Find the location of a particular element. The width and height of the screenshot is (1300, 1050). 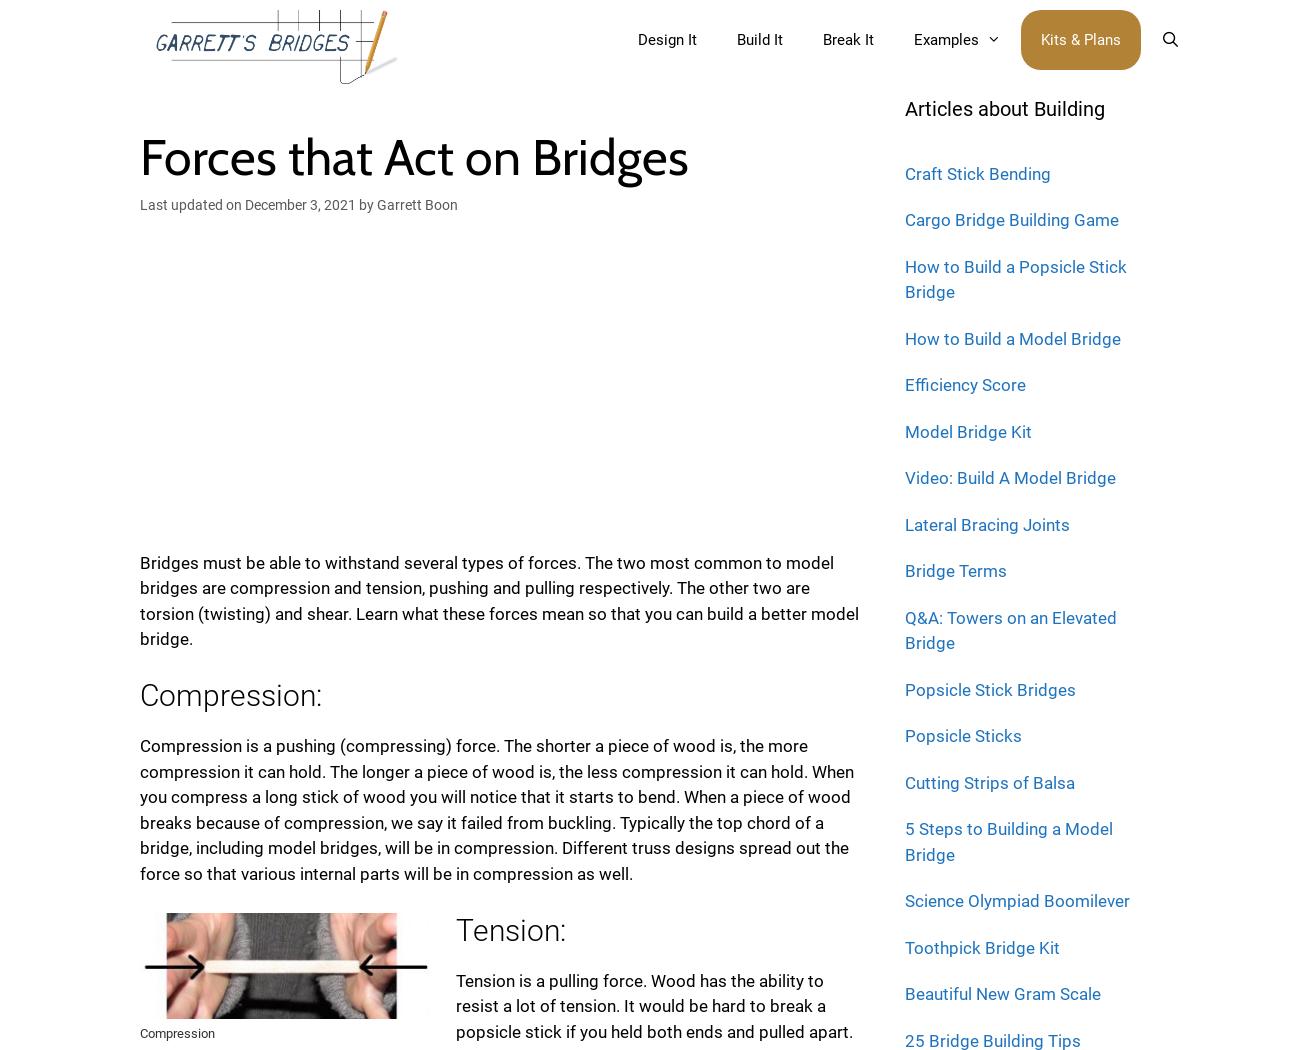

'Popsicle Stick Bridges' is located at coordinates (989, 689).